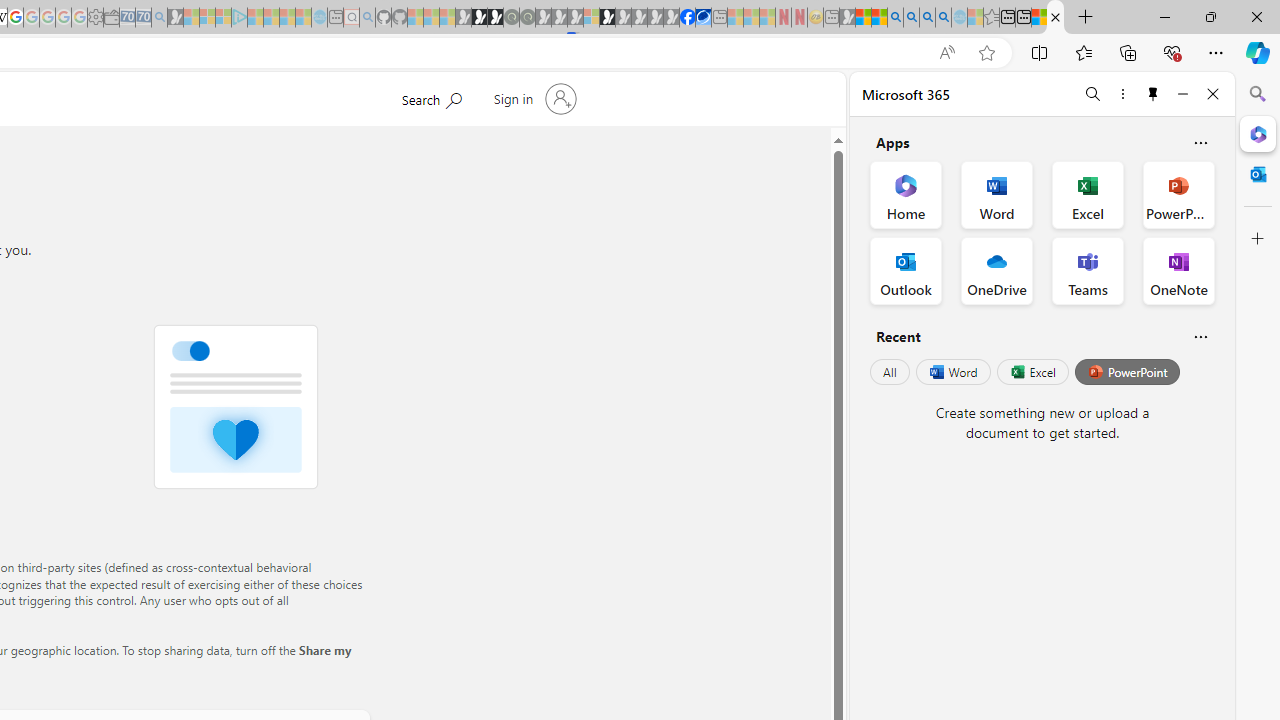  Describe the element at coordinates (527, 17) in the screenshot. I see `'Future Focus Report 2024 - Sleeping'` at that location.